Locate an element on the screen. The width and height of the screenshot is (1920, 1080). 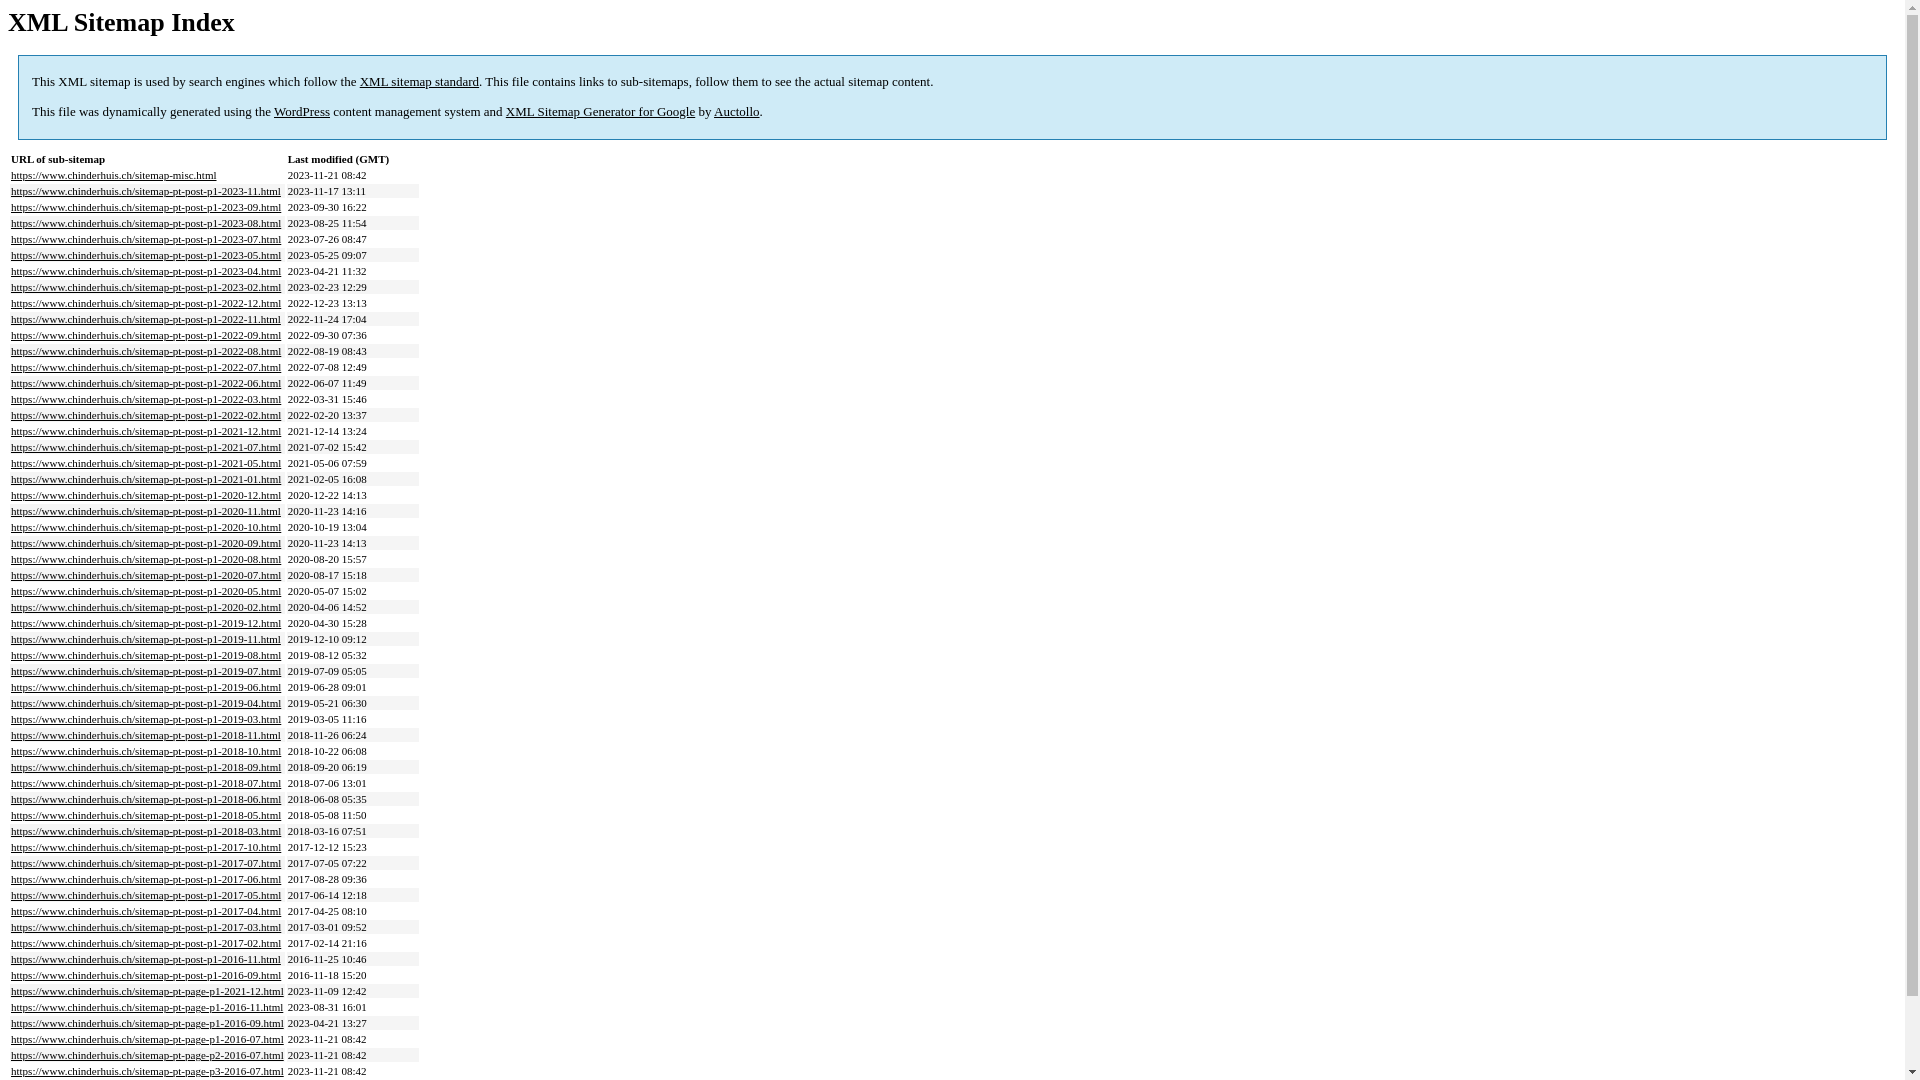
'https://www.chinderhuis.ch/sitemap-pt-post-p1-2019-04.html' is located at coordinates (144, 701).